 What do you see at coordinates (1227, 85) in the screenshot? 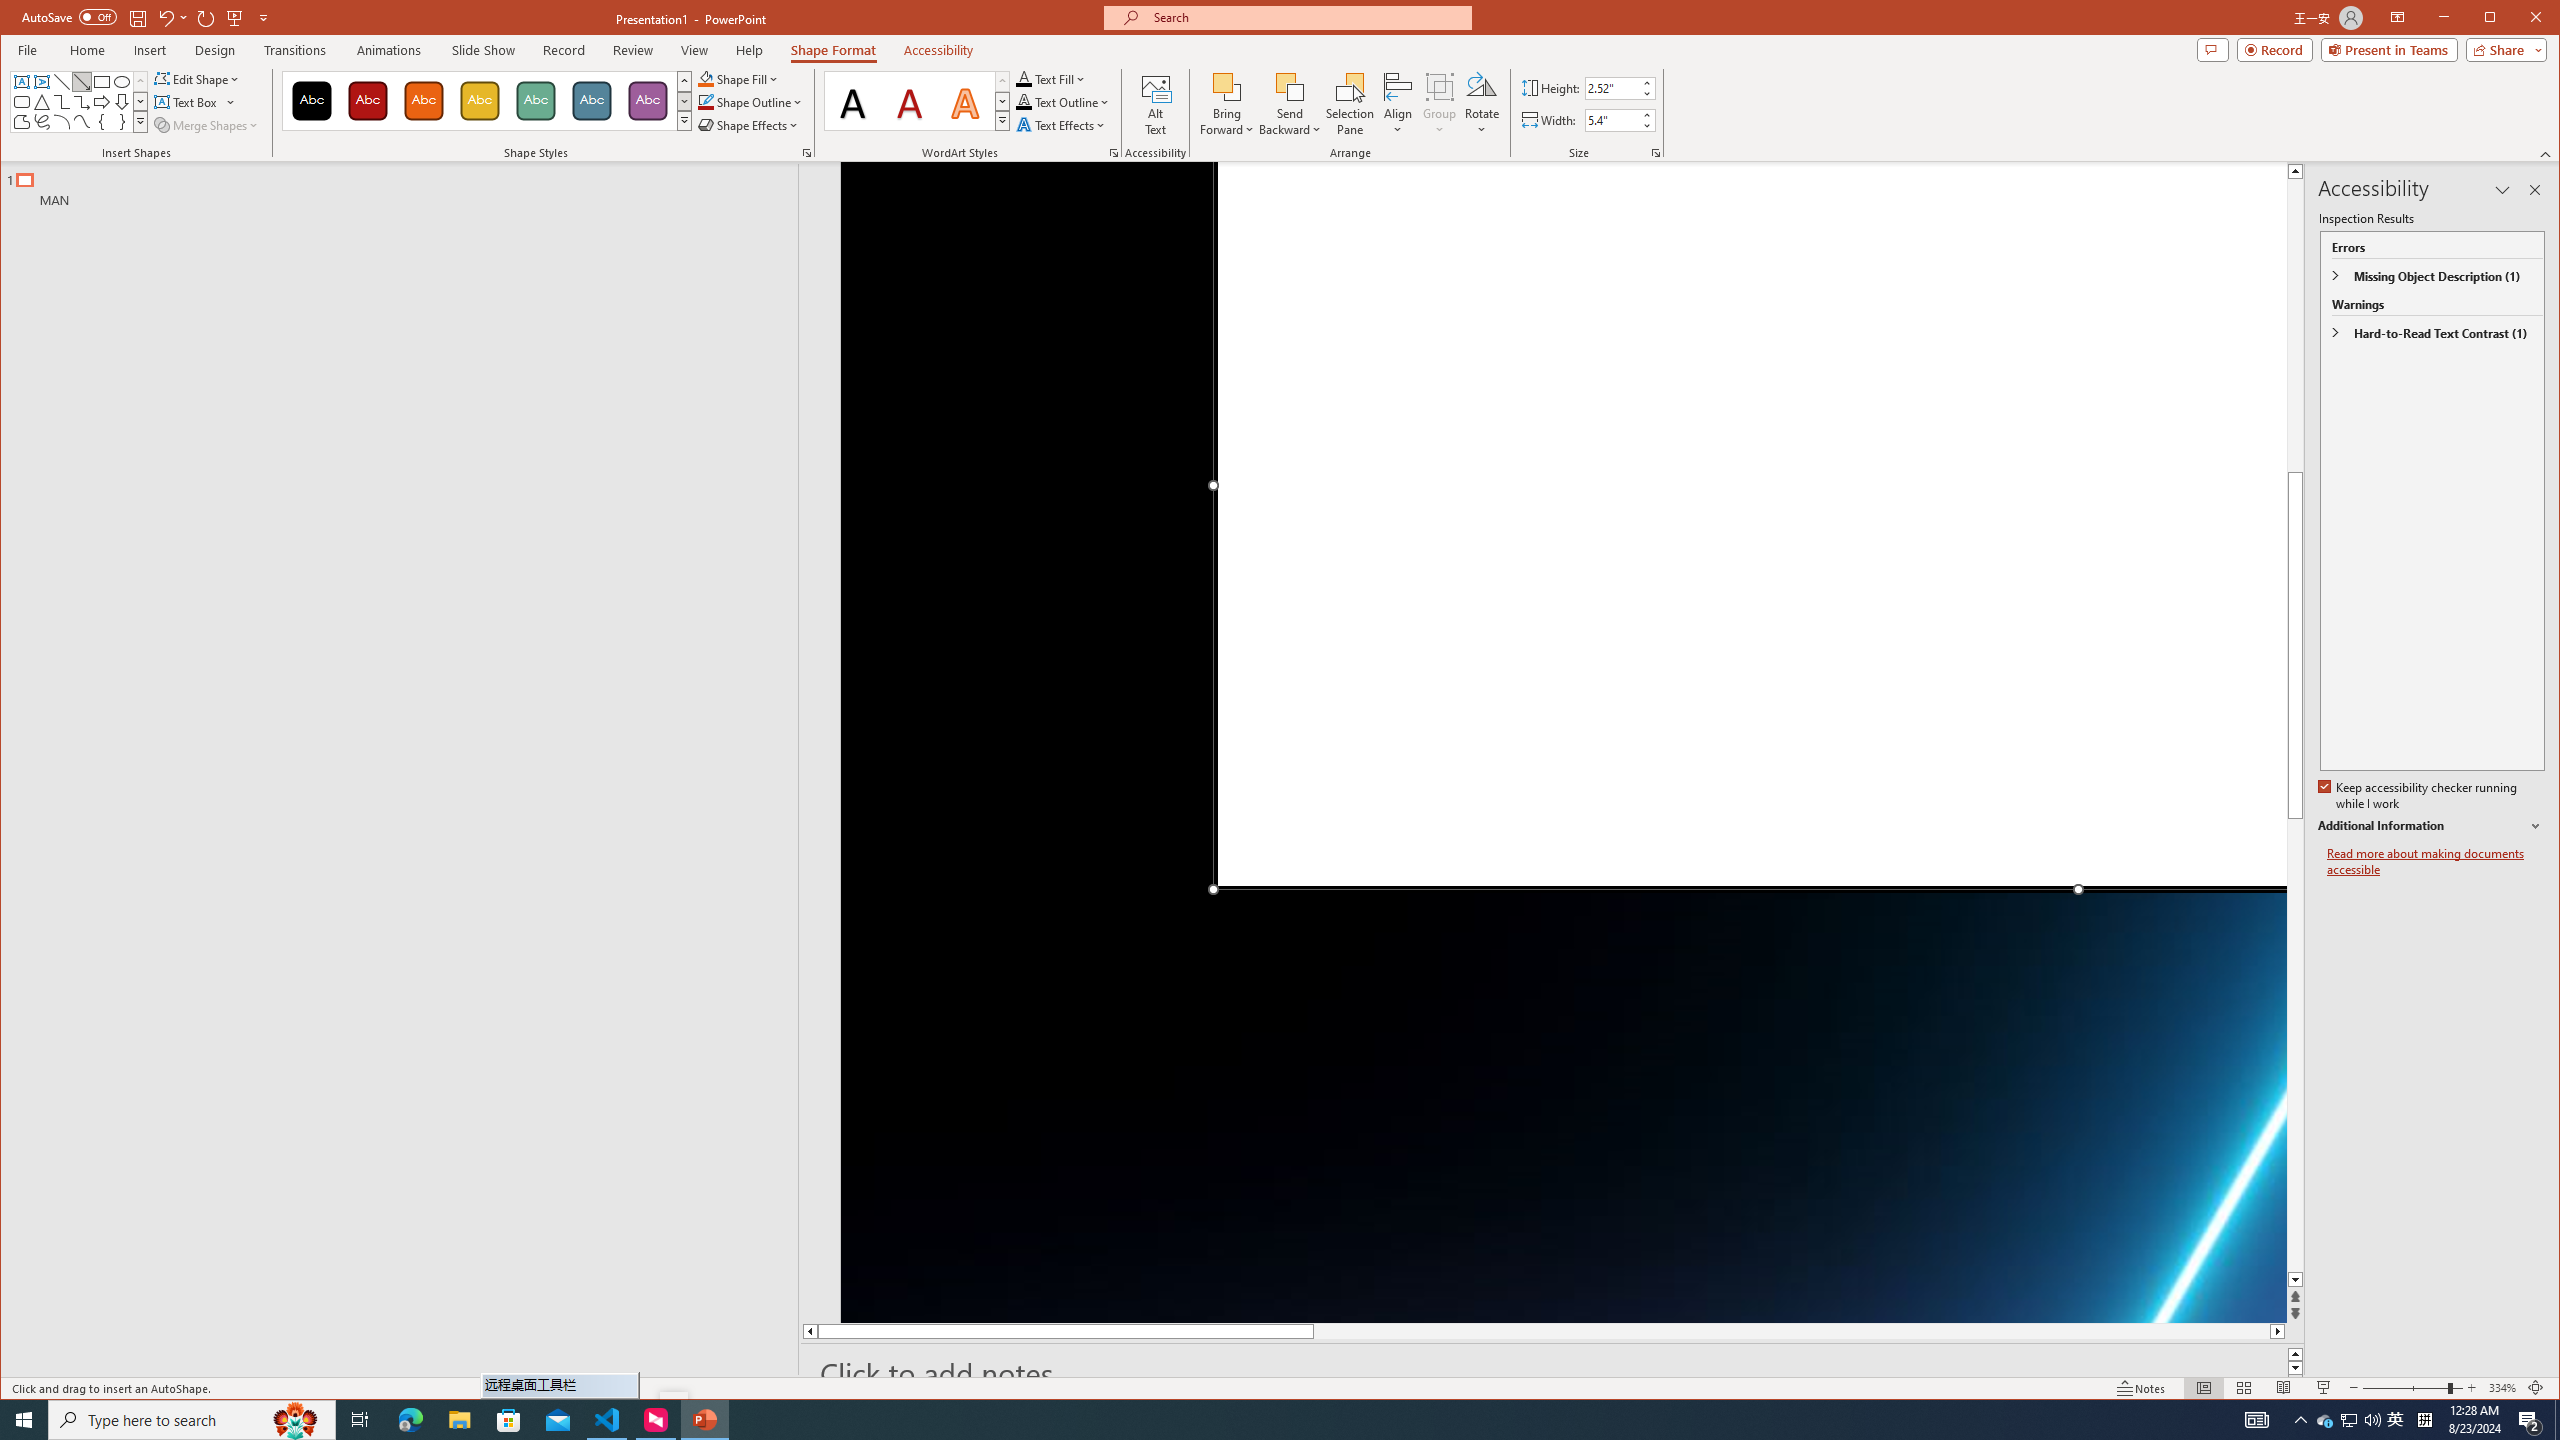
I see `'Bring Forward'` at bounding box center [1227, 85].